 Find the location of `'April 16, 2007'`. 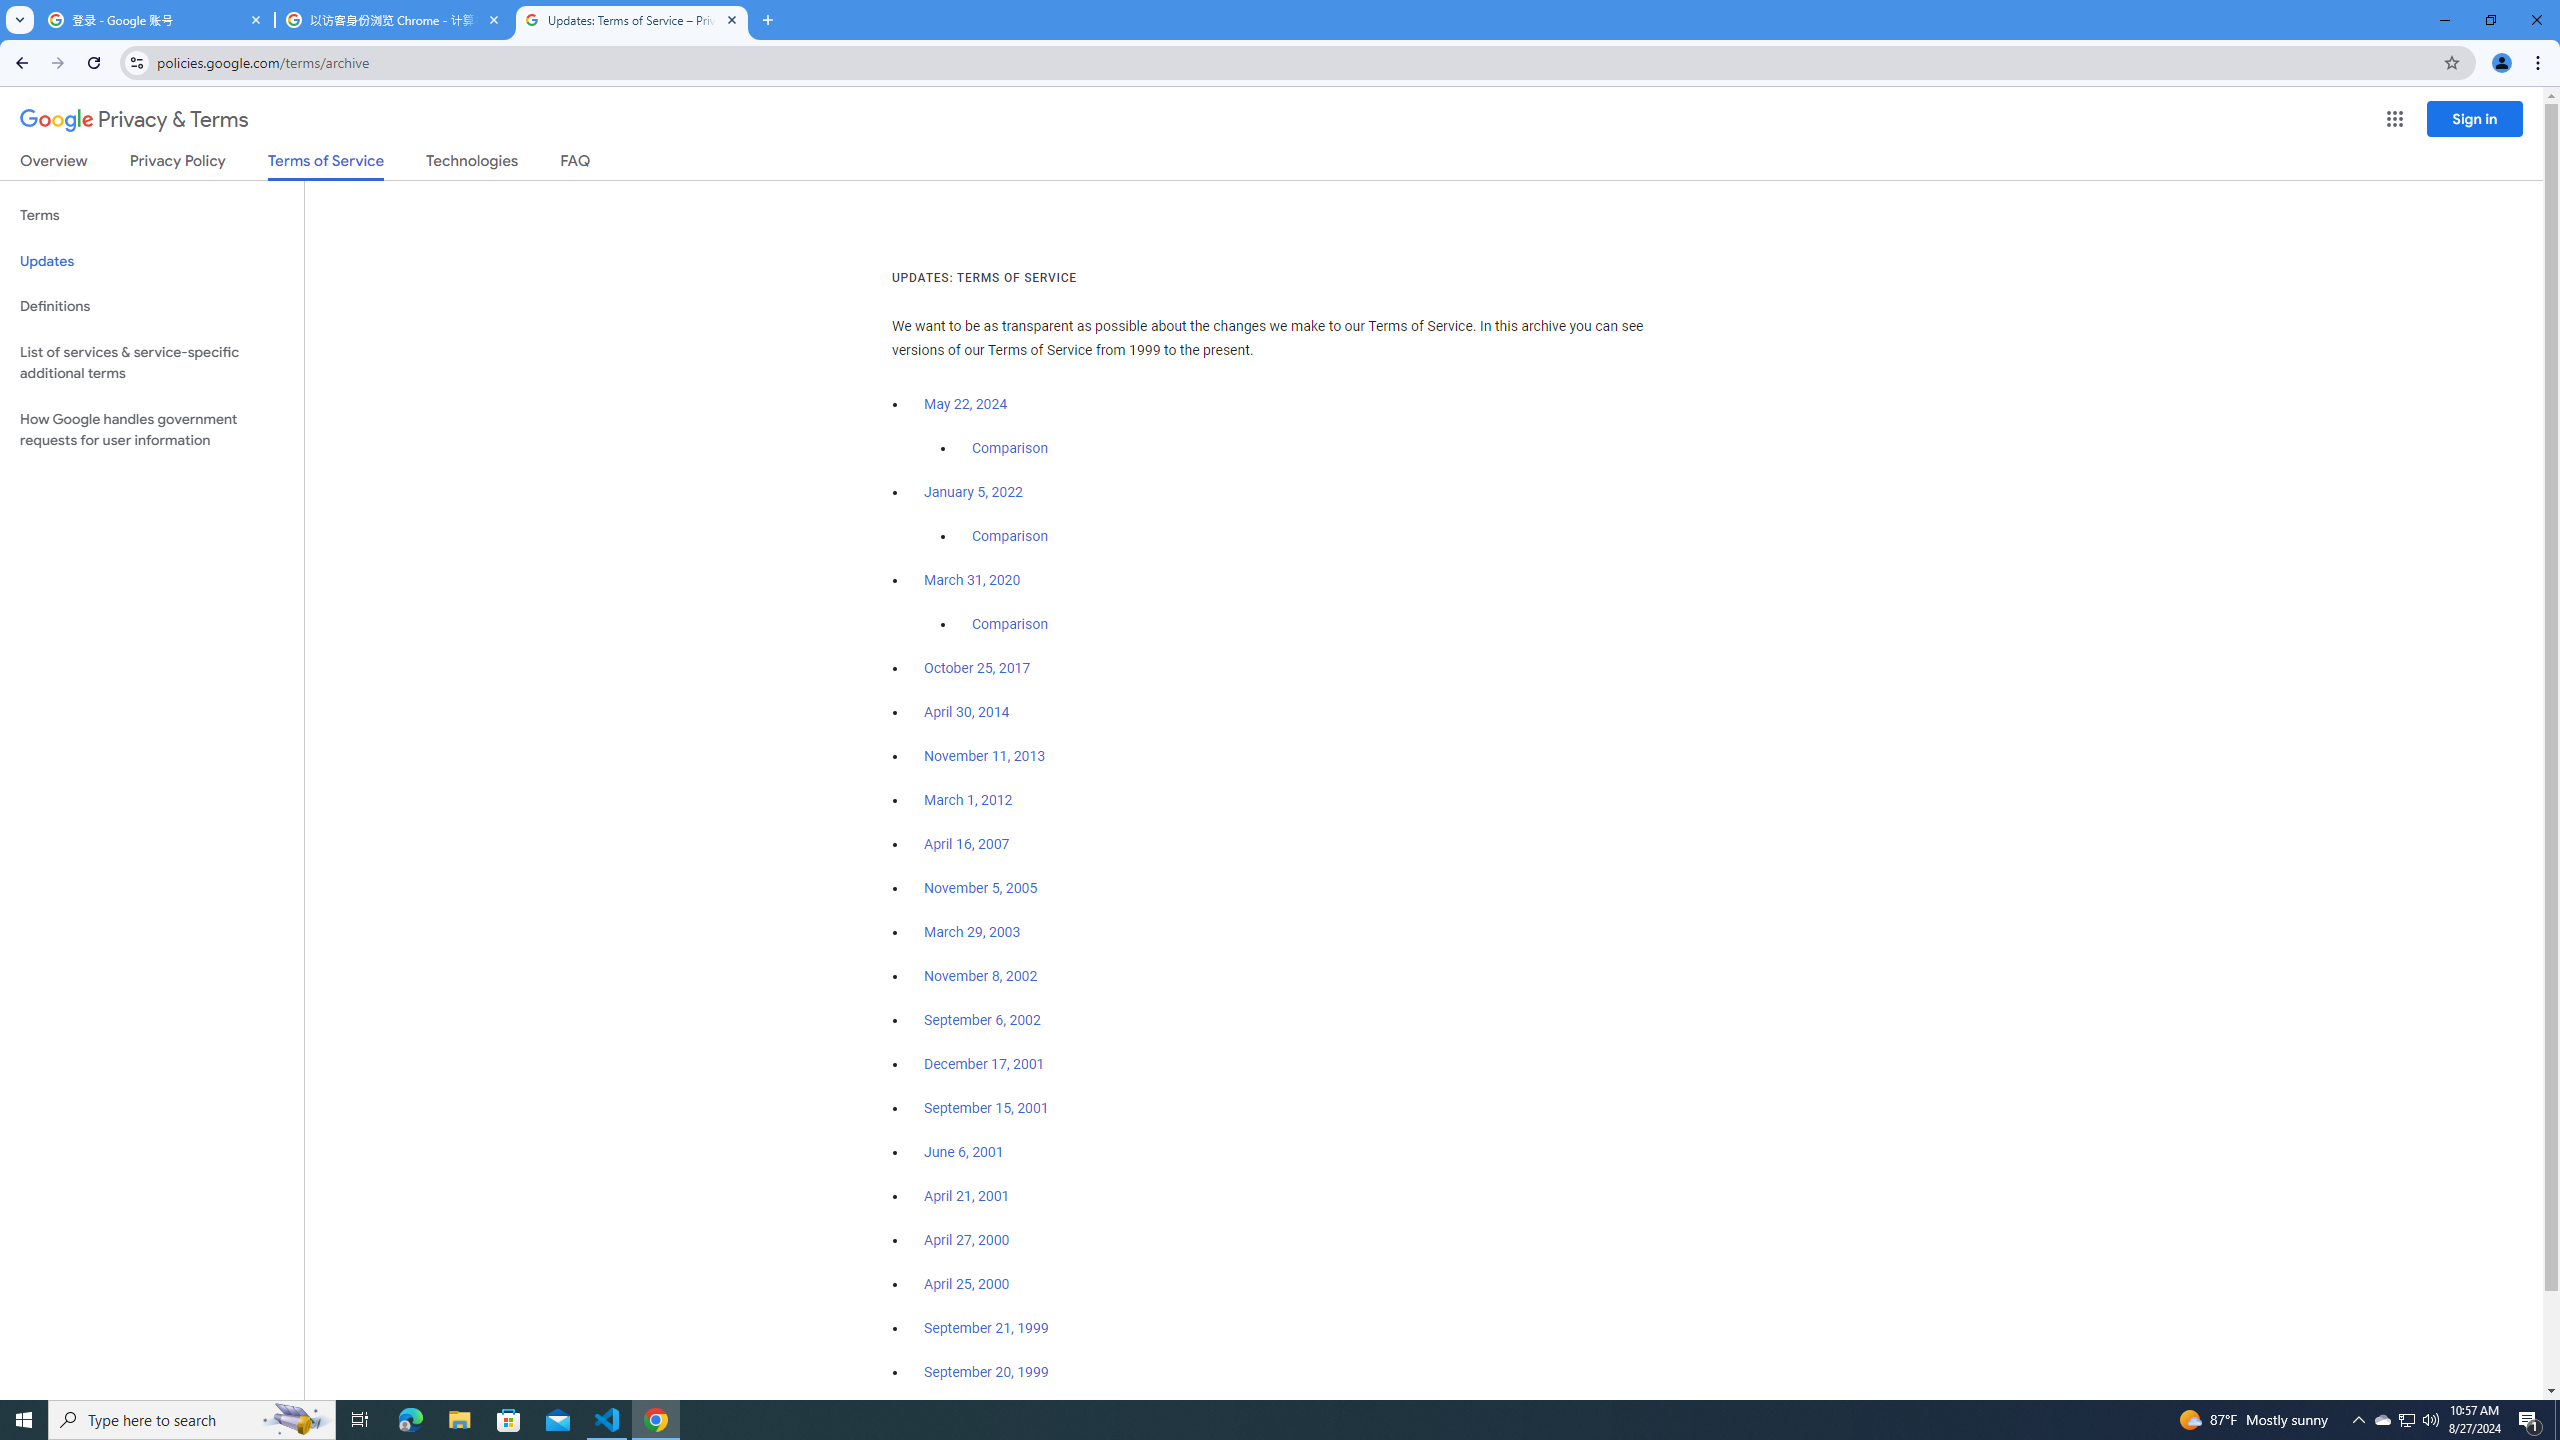

'April 16, 2007' is located at coordinates (966, 845).